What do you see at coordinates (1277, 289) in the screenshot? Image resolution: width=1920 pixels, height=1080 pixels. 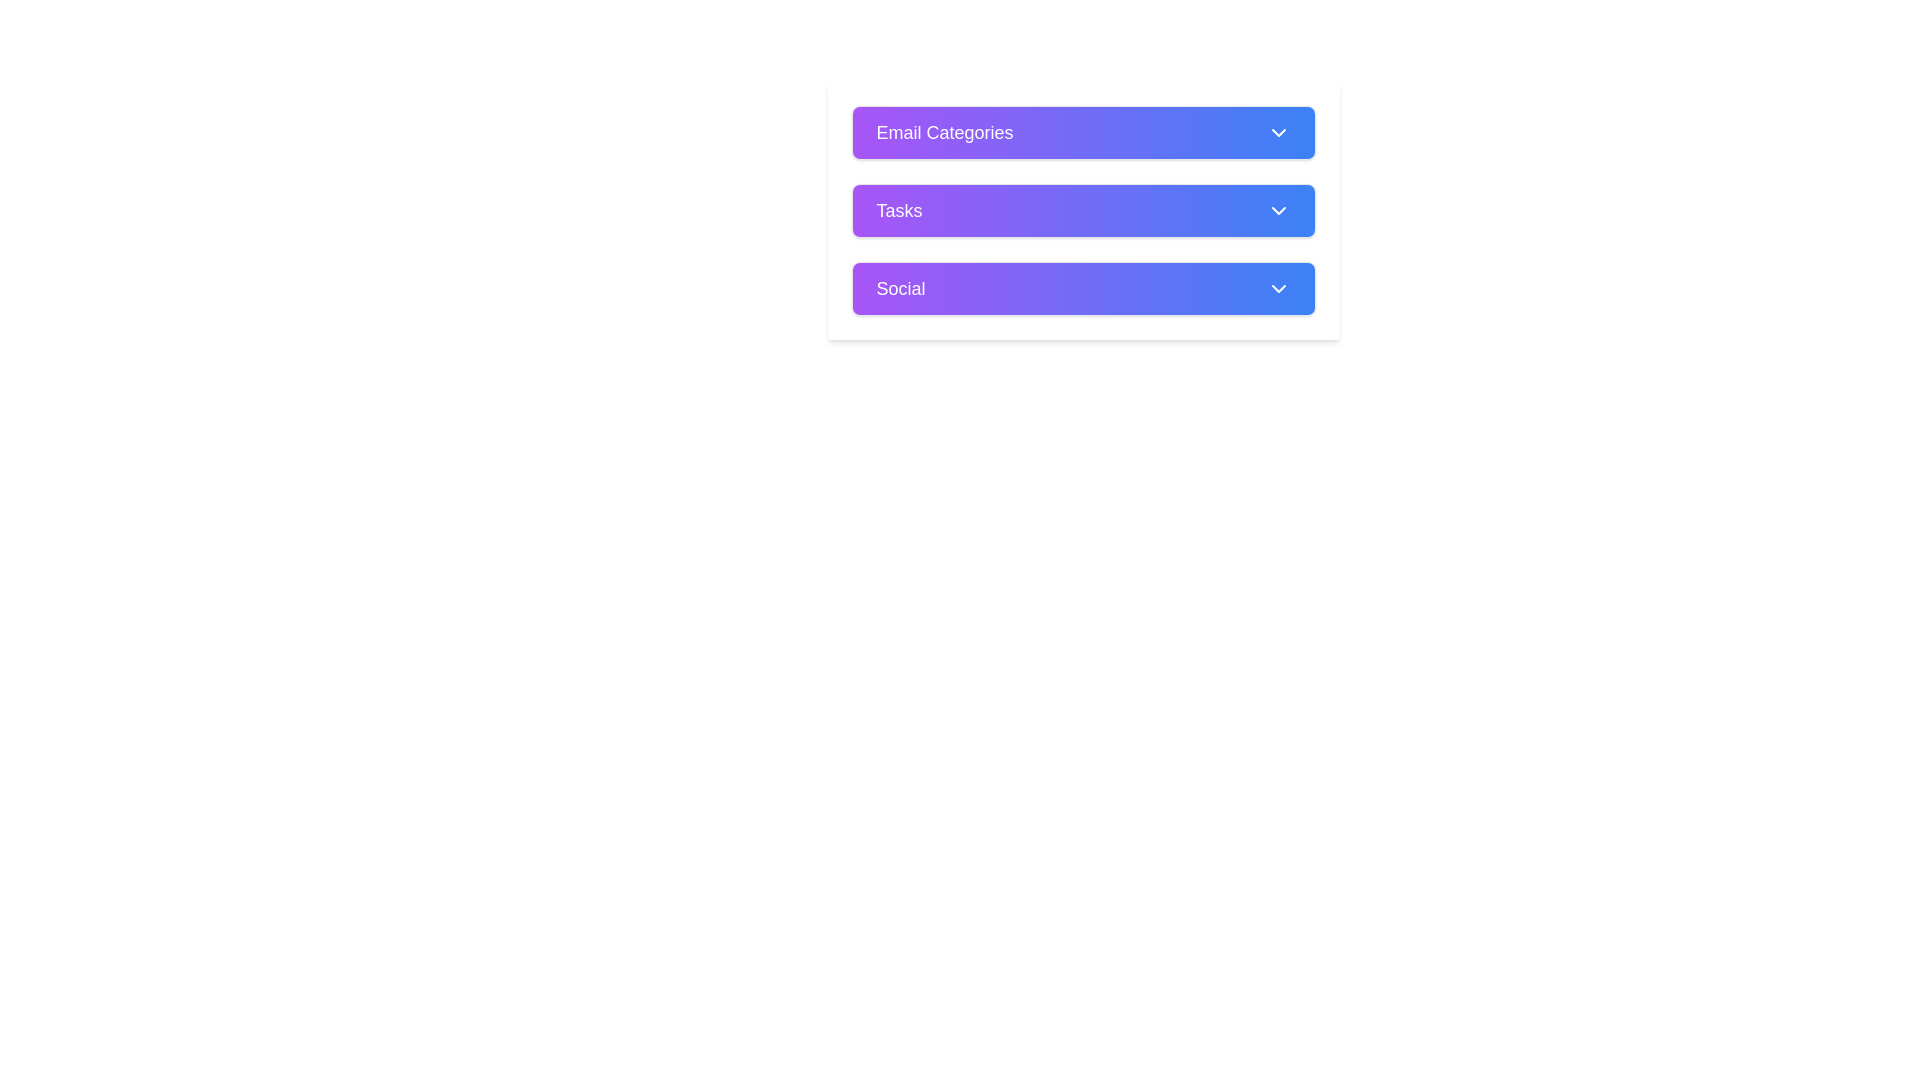 I see `the chevron icon button located at the right end of the 'Social' bar` at bounding box center [1277, 289].